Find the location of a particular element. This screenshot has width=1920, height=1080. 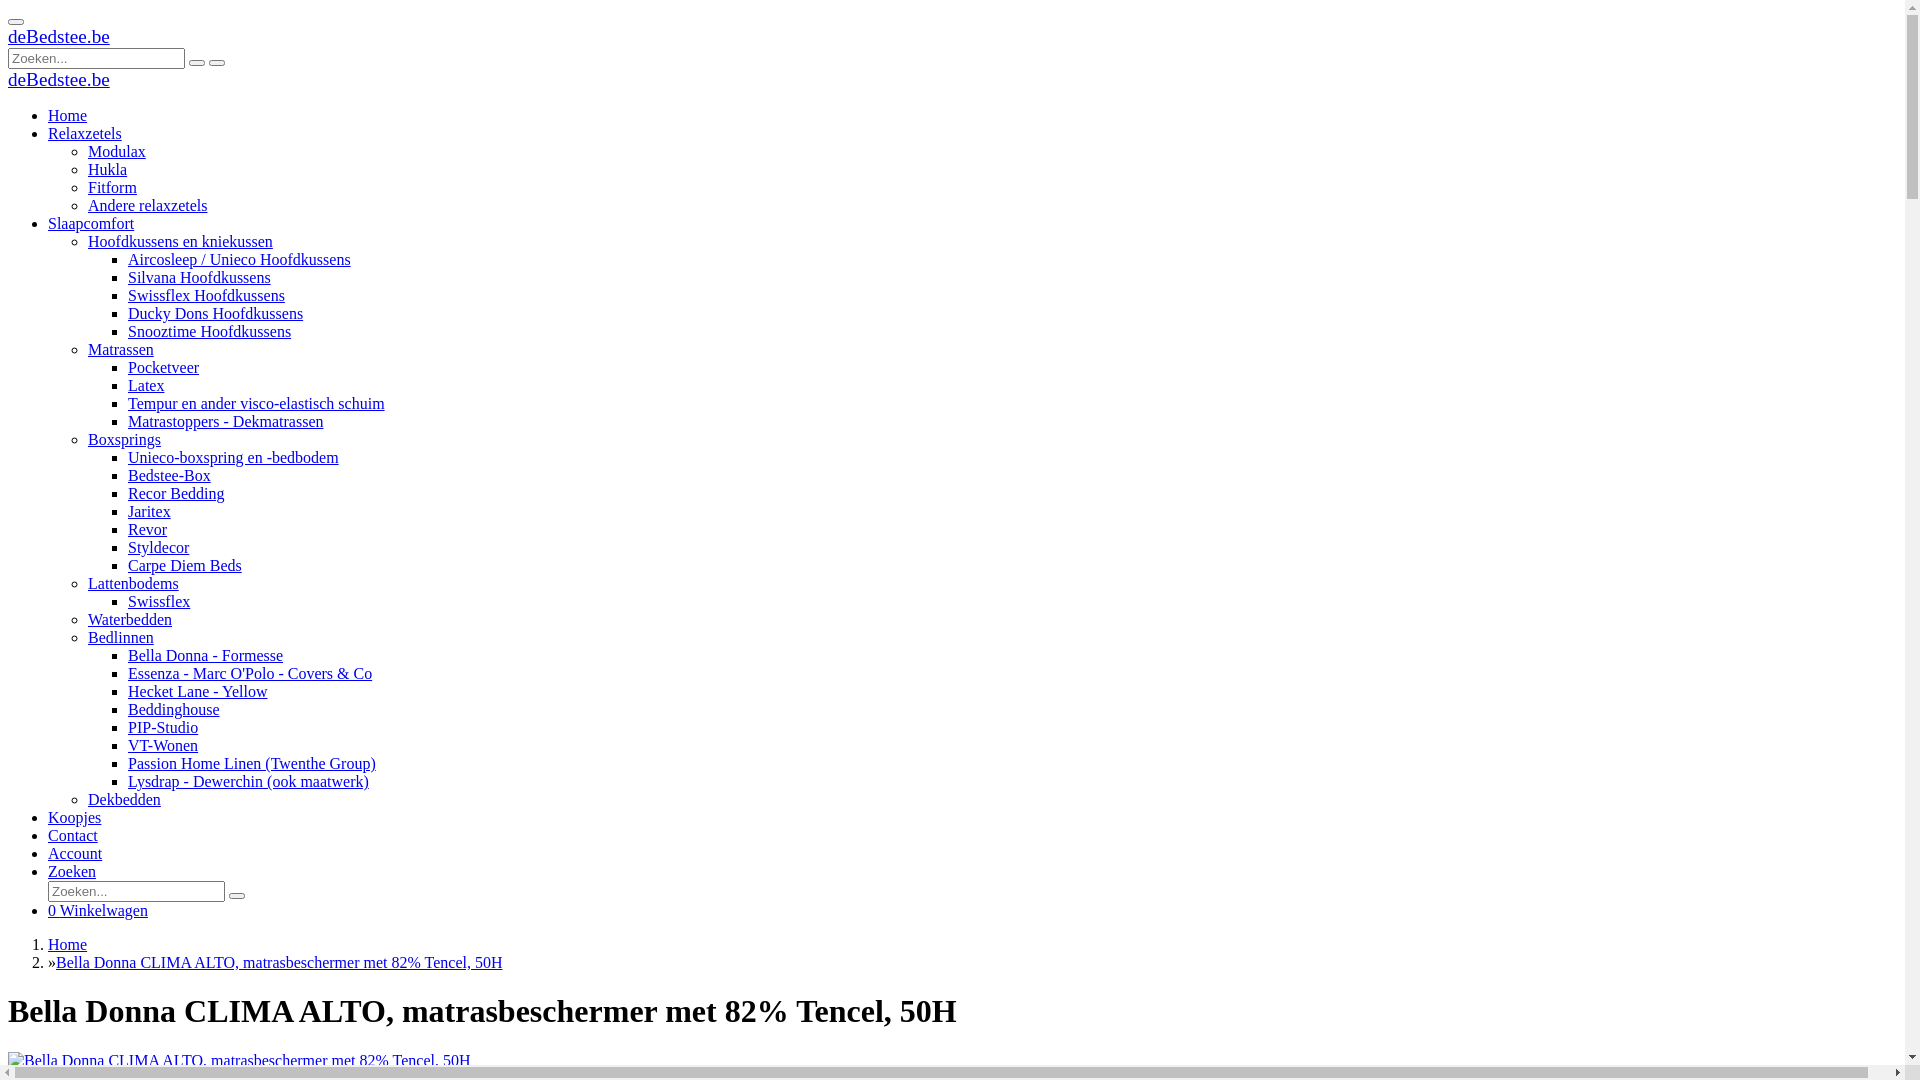

'Slaapcomfort' is located at coordinates (90, 223).